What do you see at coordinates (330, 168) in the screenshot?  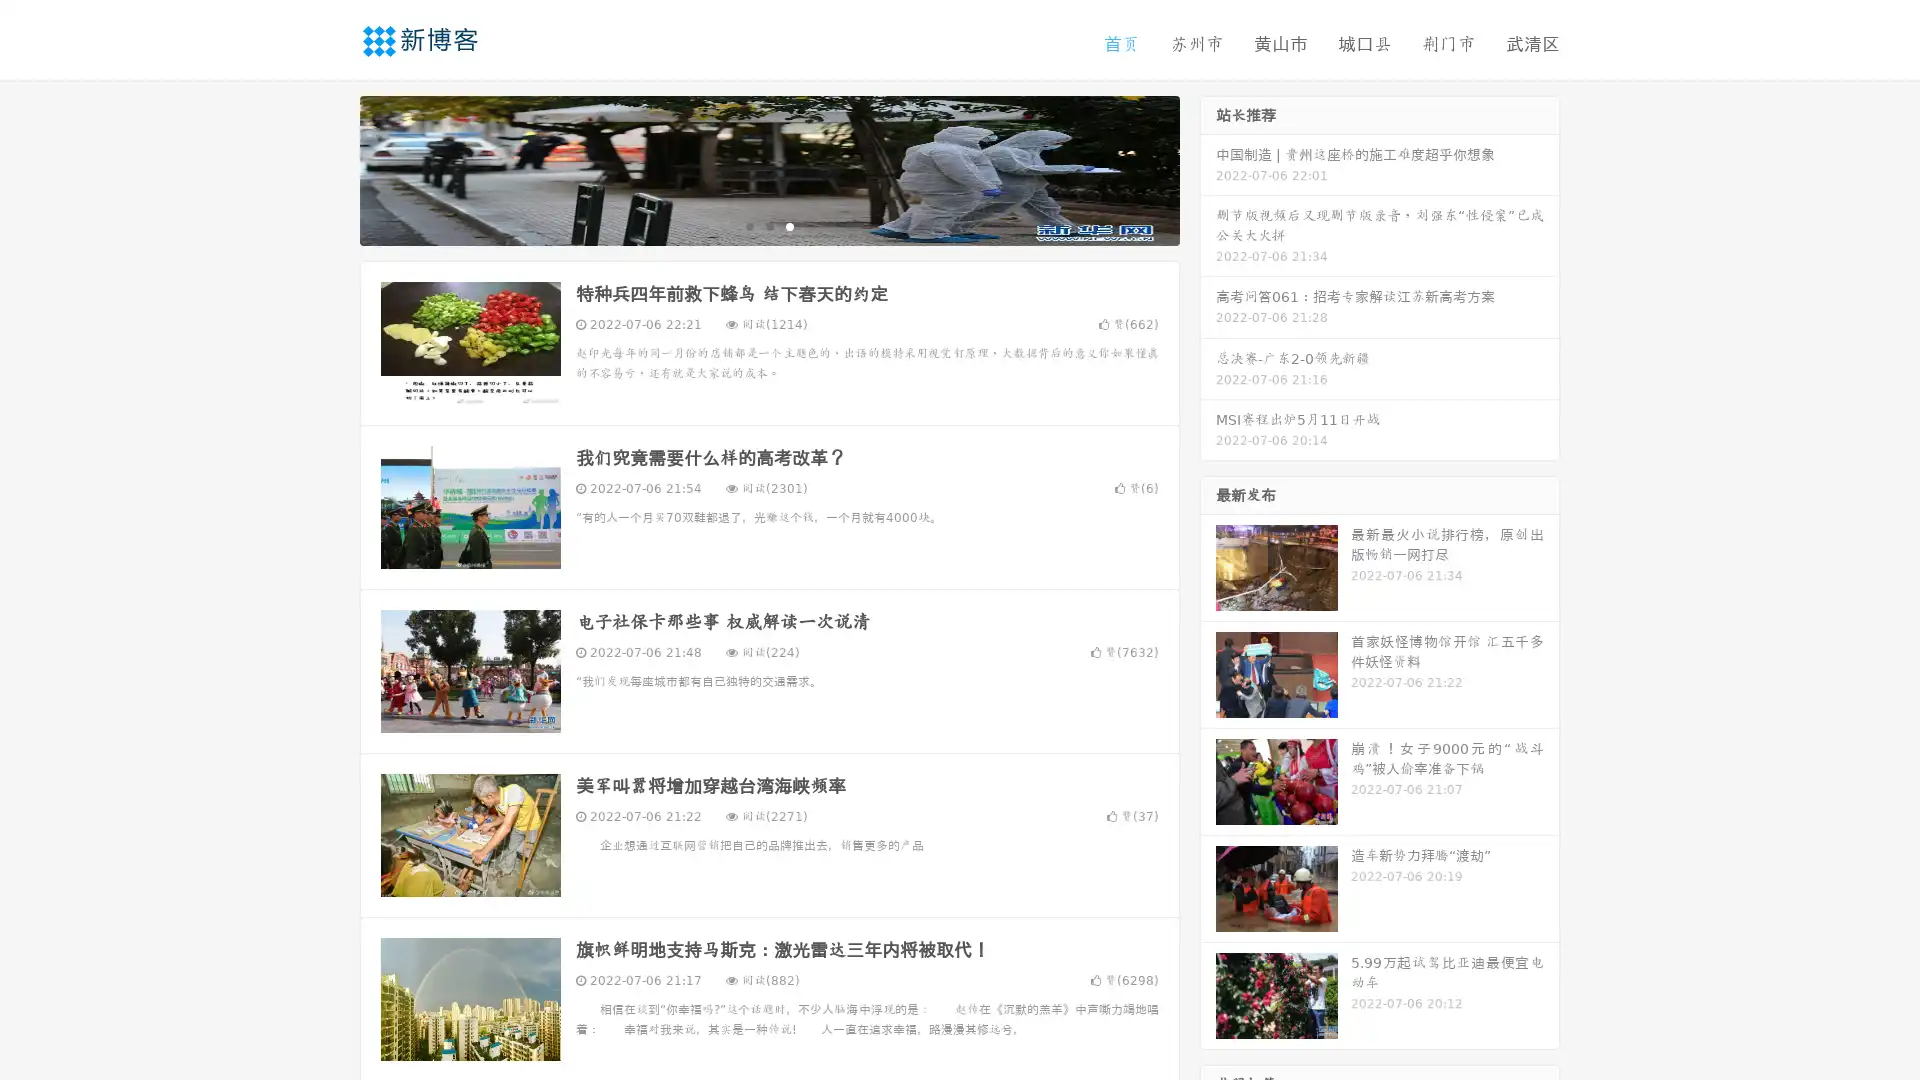 I see `Previous slide` at bounding box center [330, 168].